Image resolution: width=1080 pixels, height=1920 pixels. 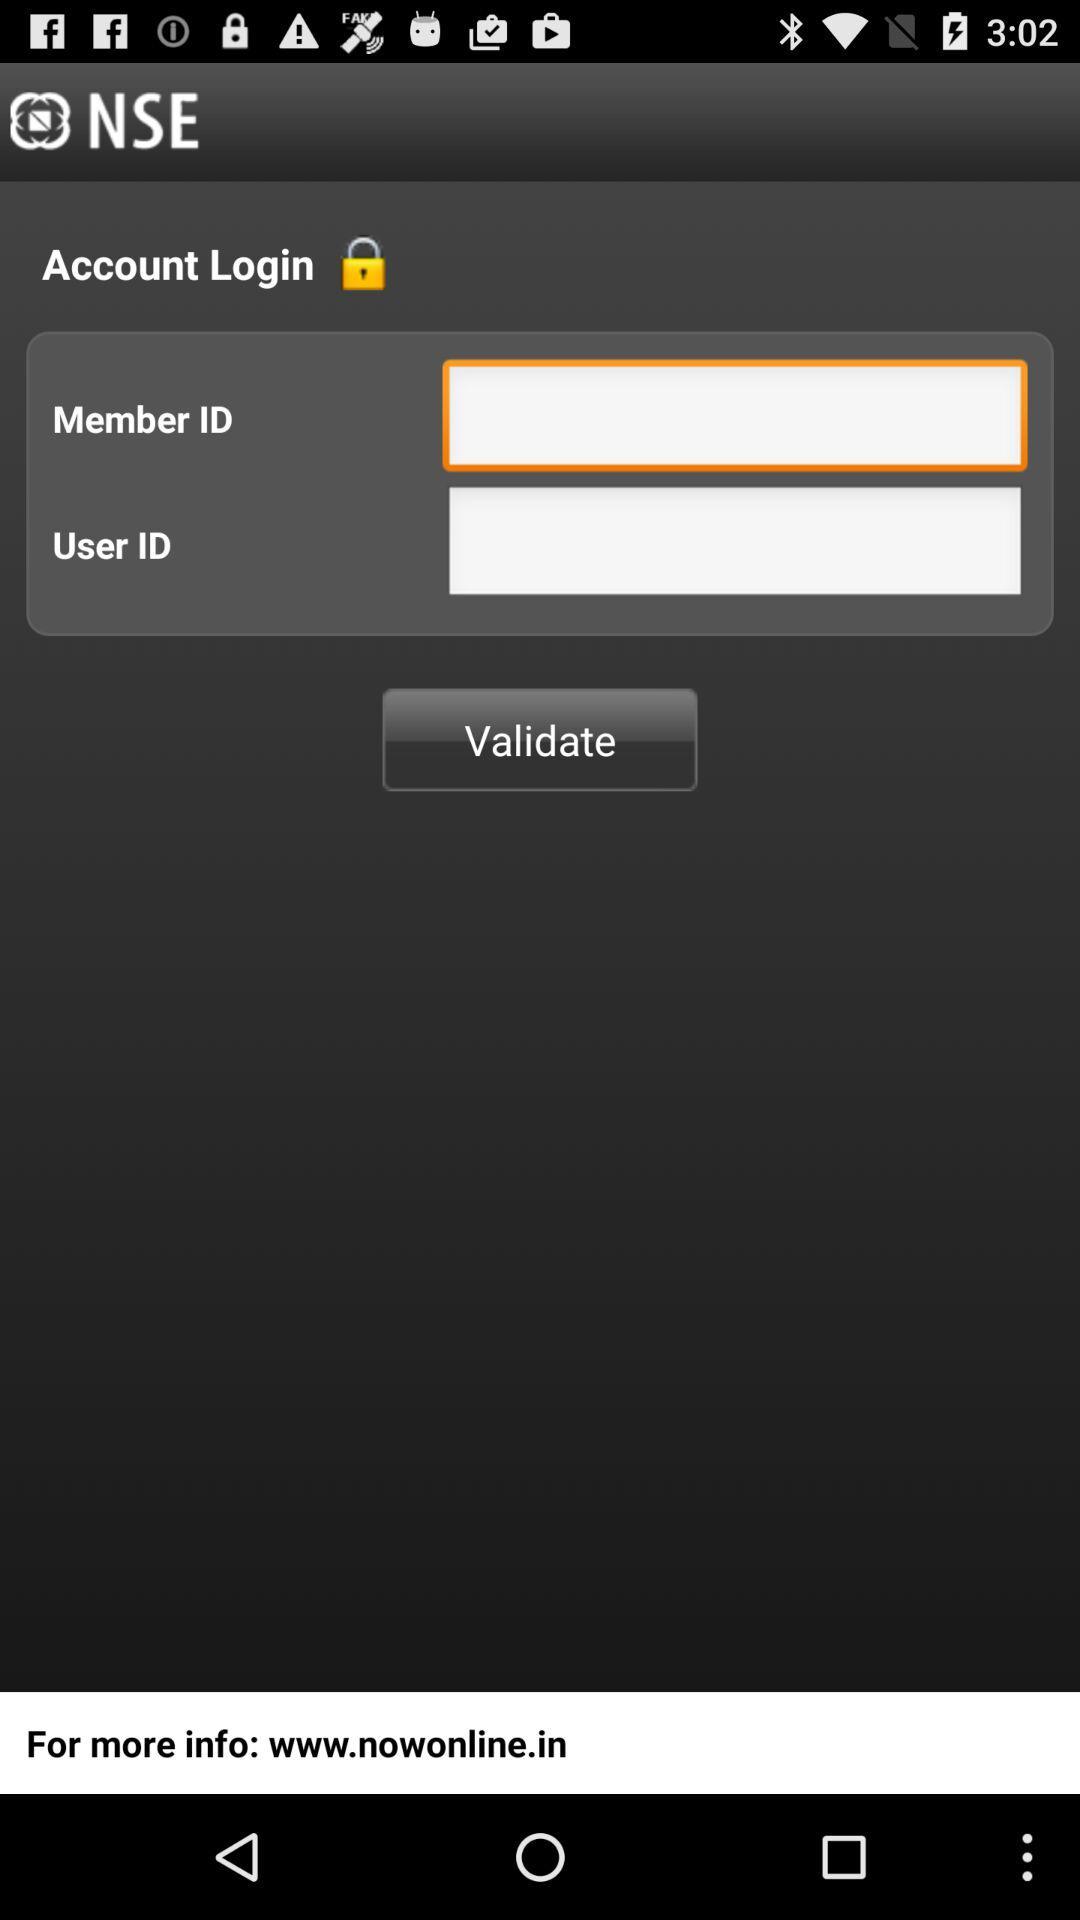 What do you see at coordinates (540, 738) in the screenshot?
I see `the item above for more info item` at bounding box center [540, 738].